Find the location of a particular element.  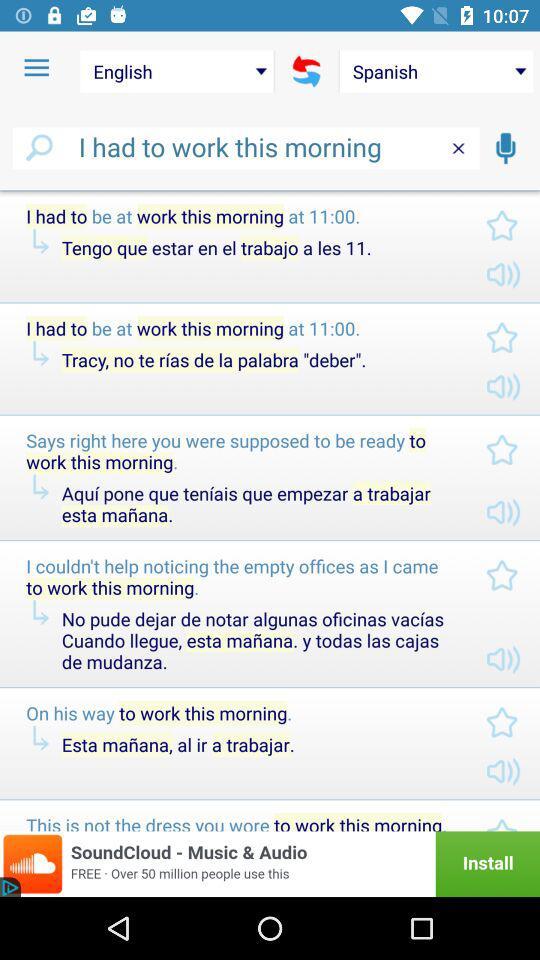

install soundcloud is located at coordinates (270, 863).